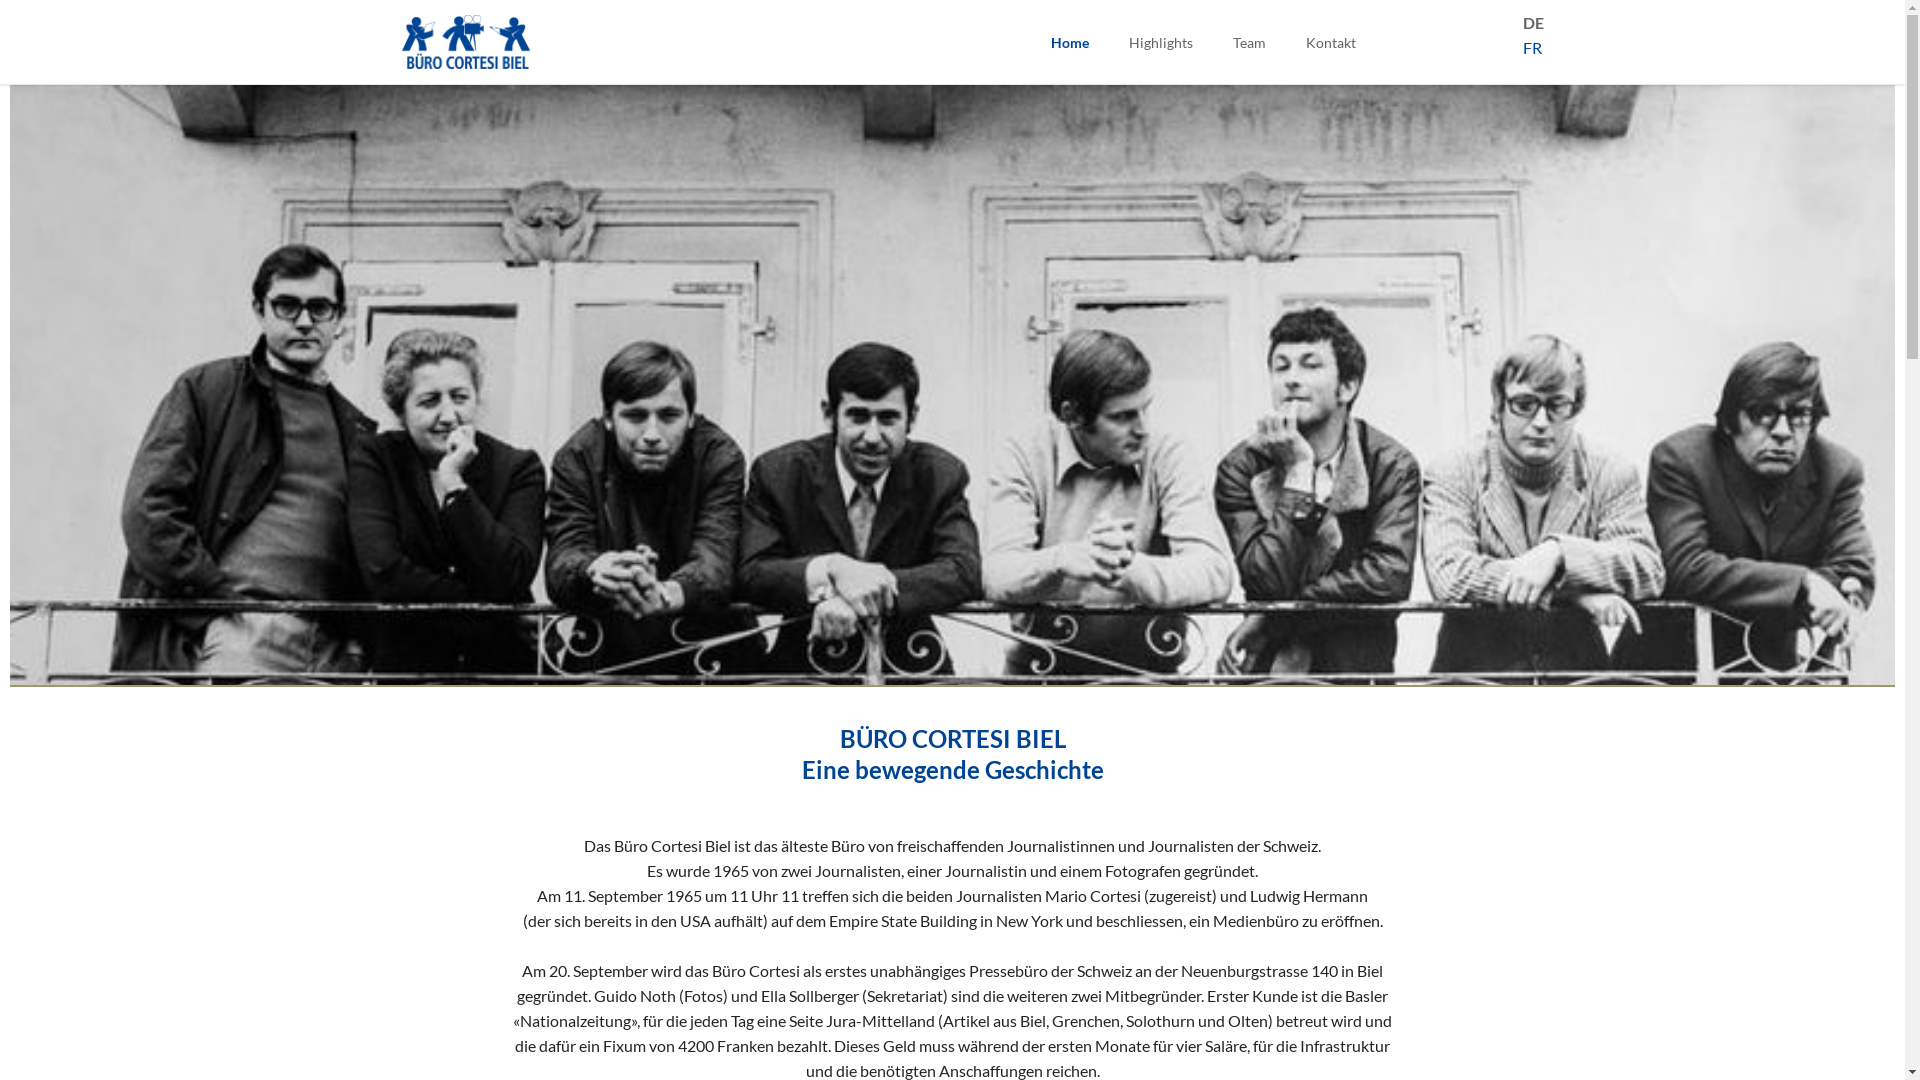 This screenshot has width=1920, height=1080. I want to click on 'FR', so click(1521, 46).